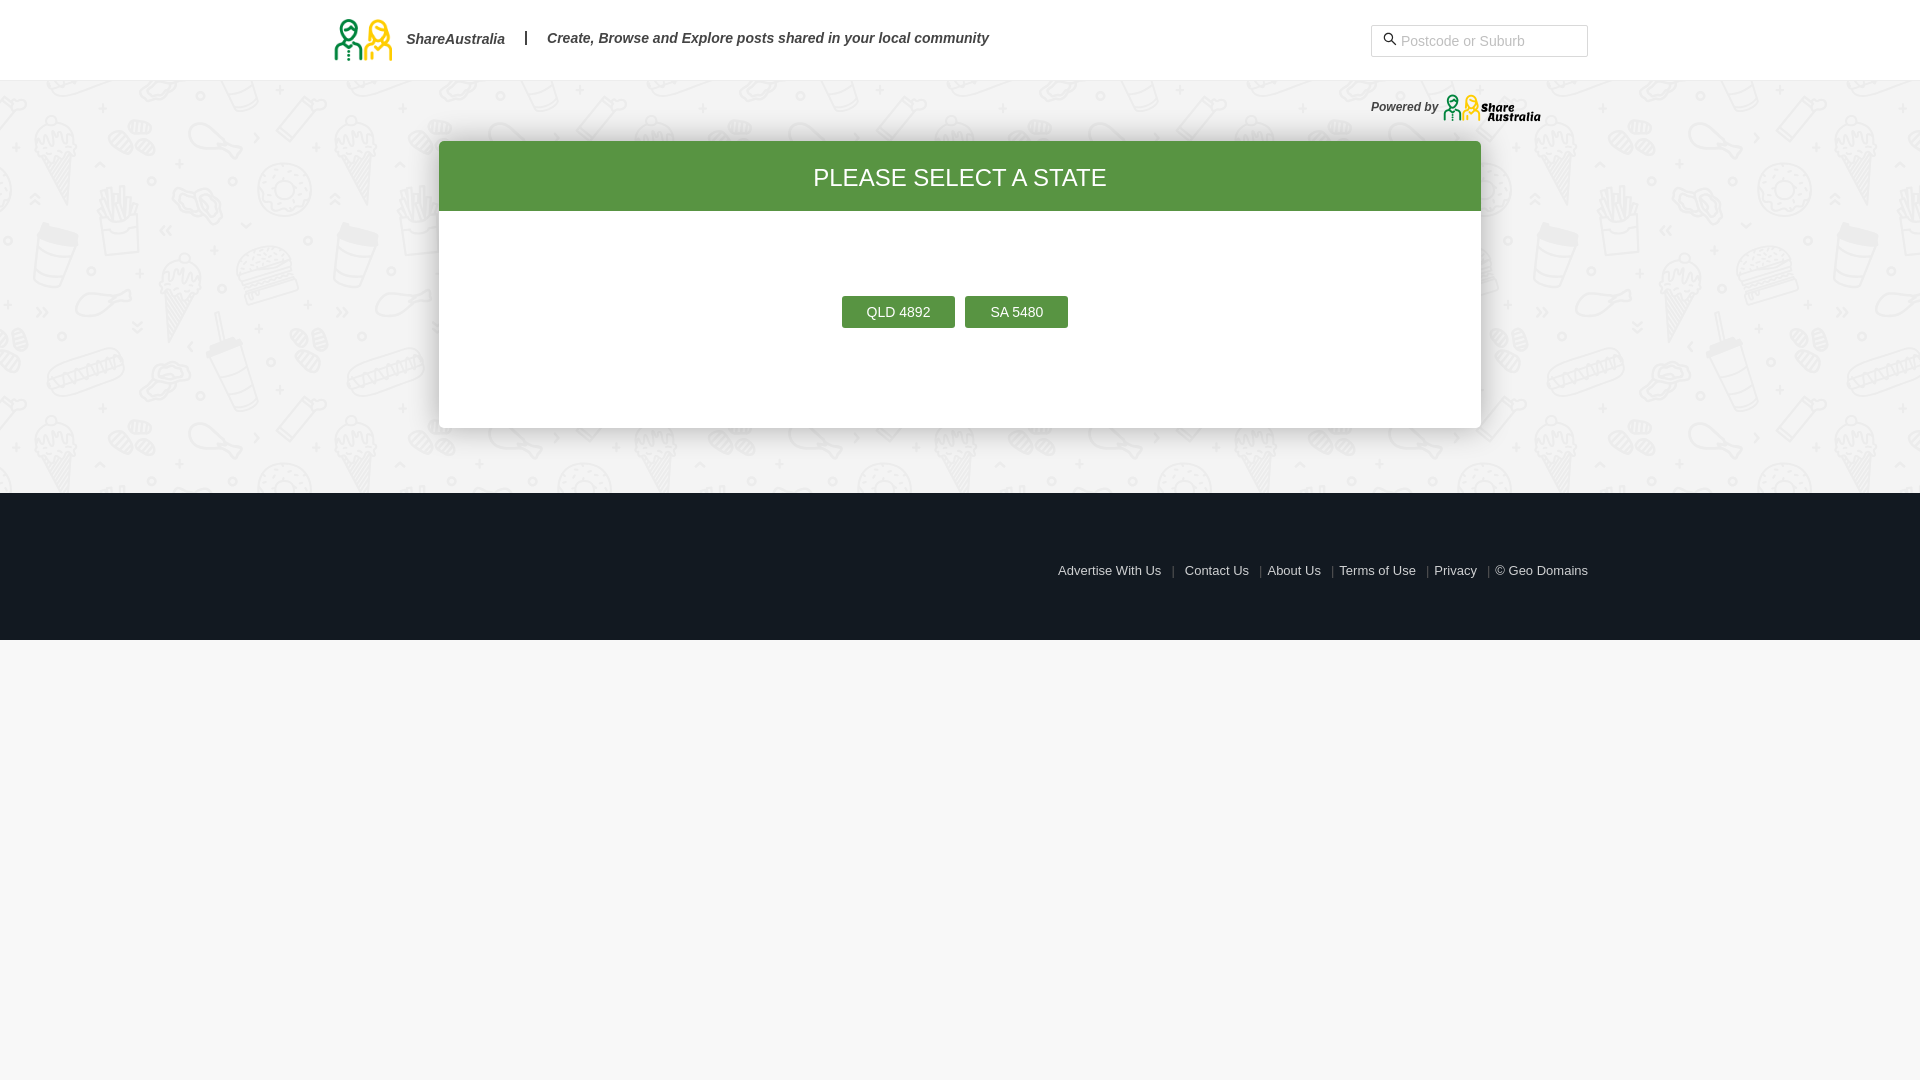  What do you see at coordinates (897, 312) in the screenshot?
I see `'QLD 4892'` at bounding box center [897, 312].